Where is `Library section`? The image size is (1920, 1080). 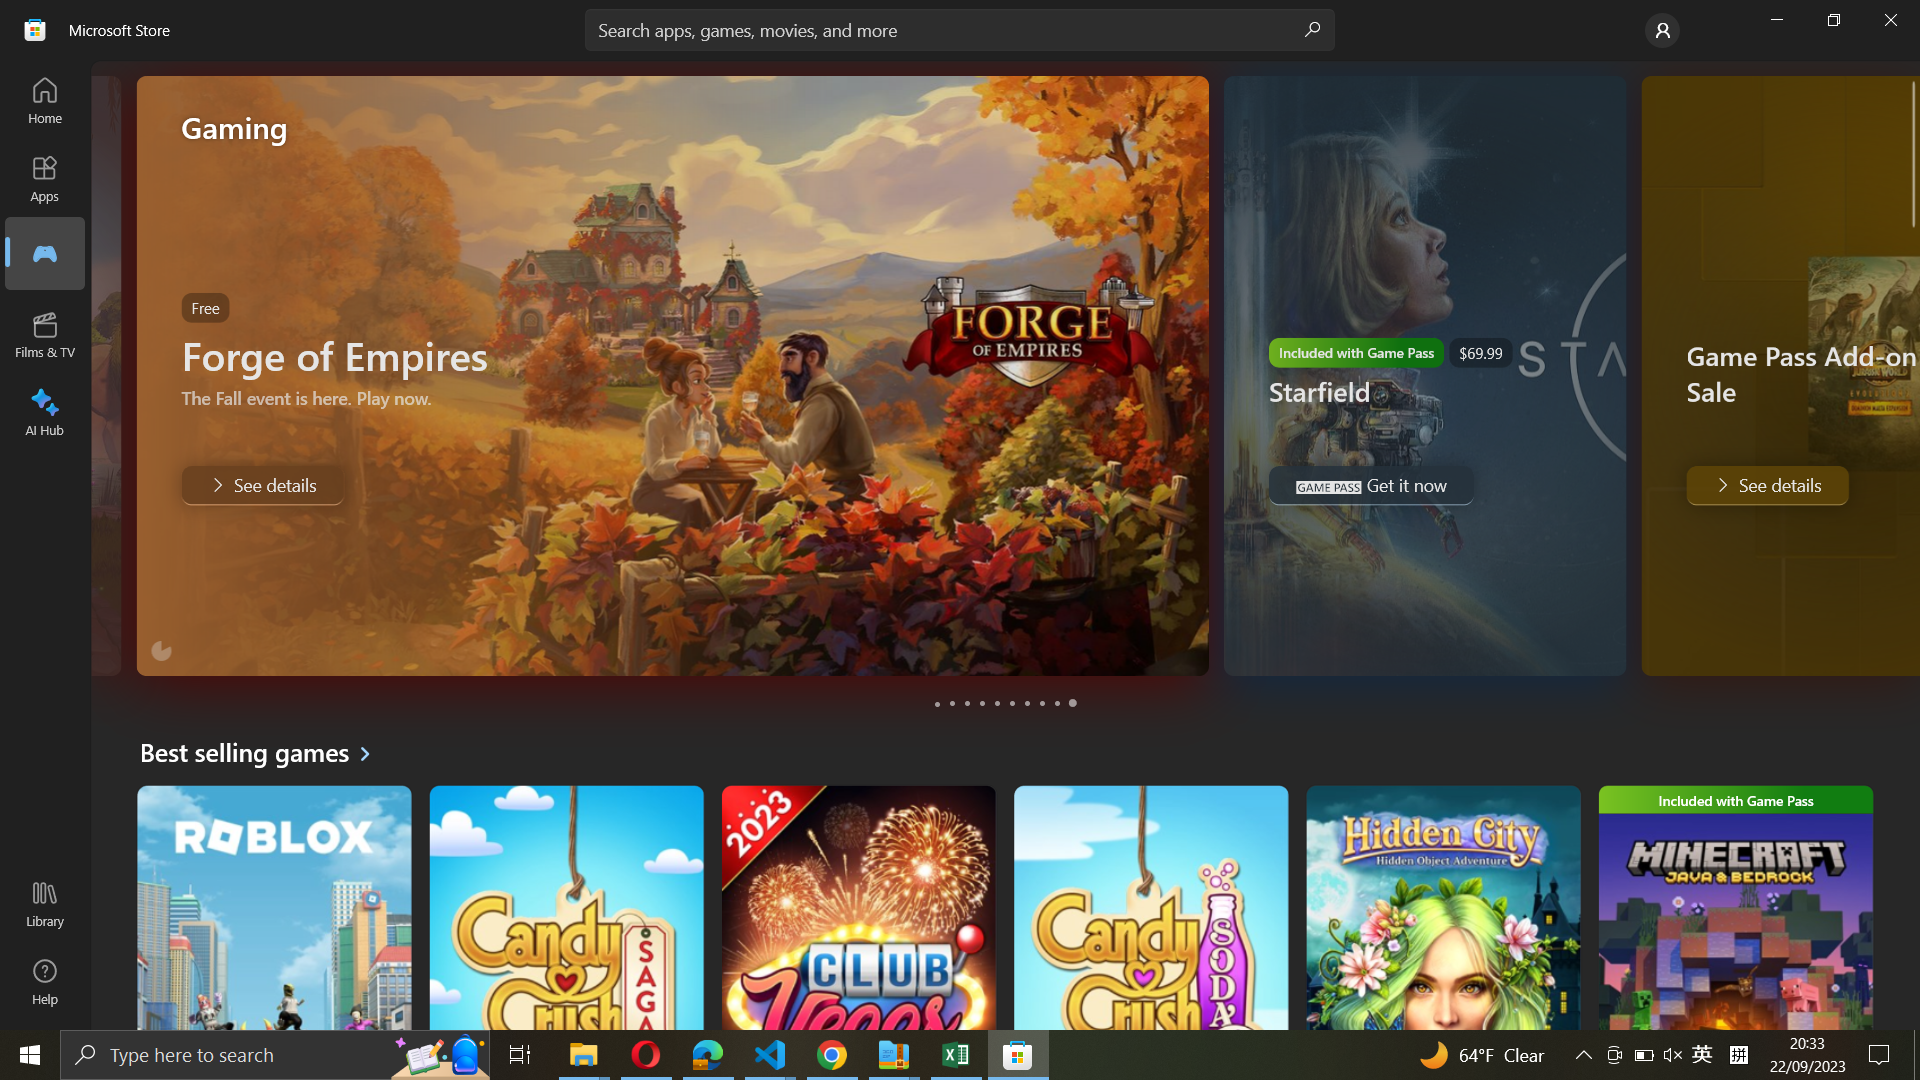 Library section is located at coordinates (48, 906).